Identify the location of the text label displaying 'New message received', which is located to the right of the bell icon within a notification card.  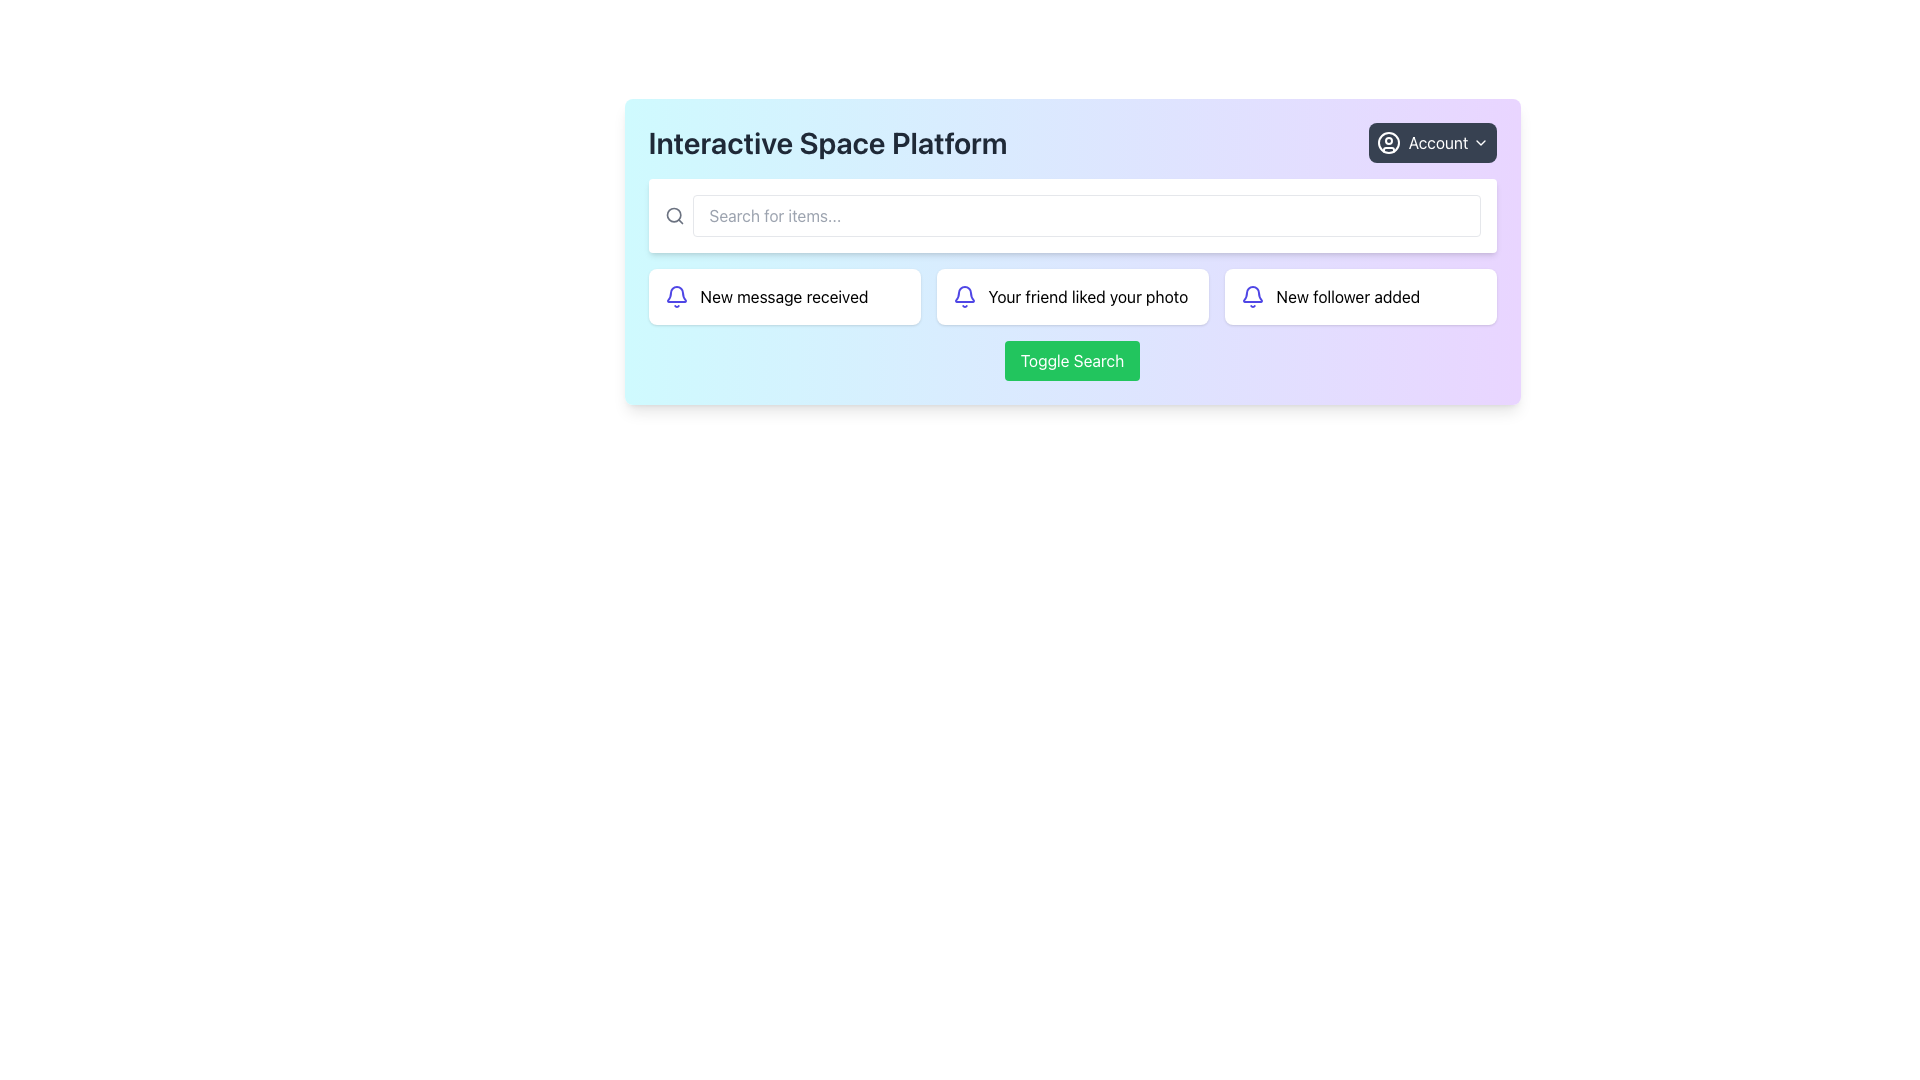
(783, 297).